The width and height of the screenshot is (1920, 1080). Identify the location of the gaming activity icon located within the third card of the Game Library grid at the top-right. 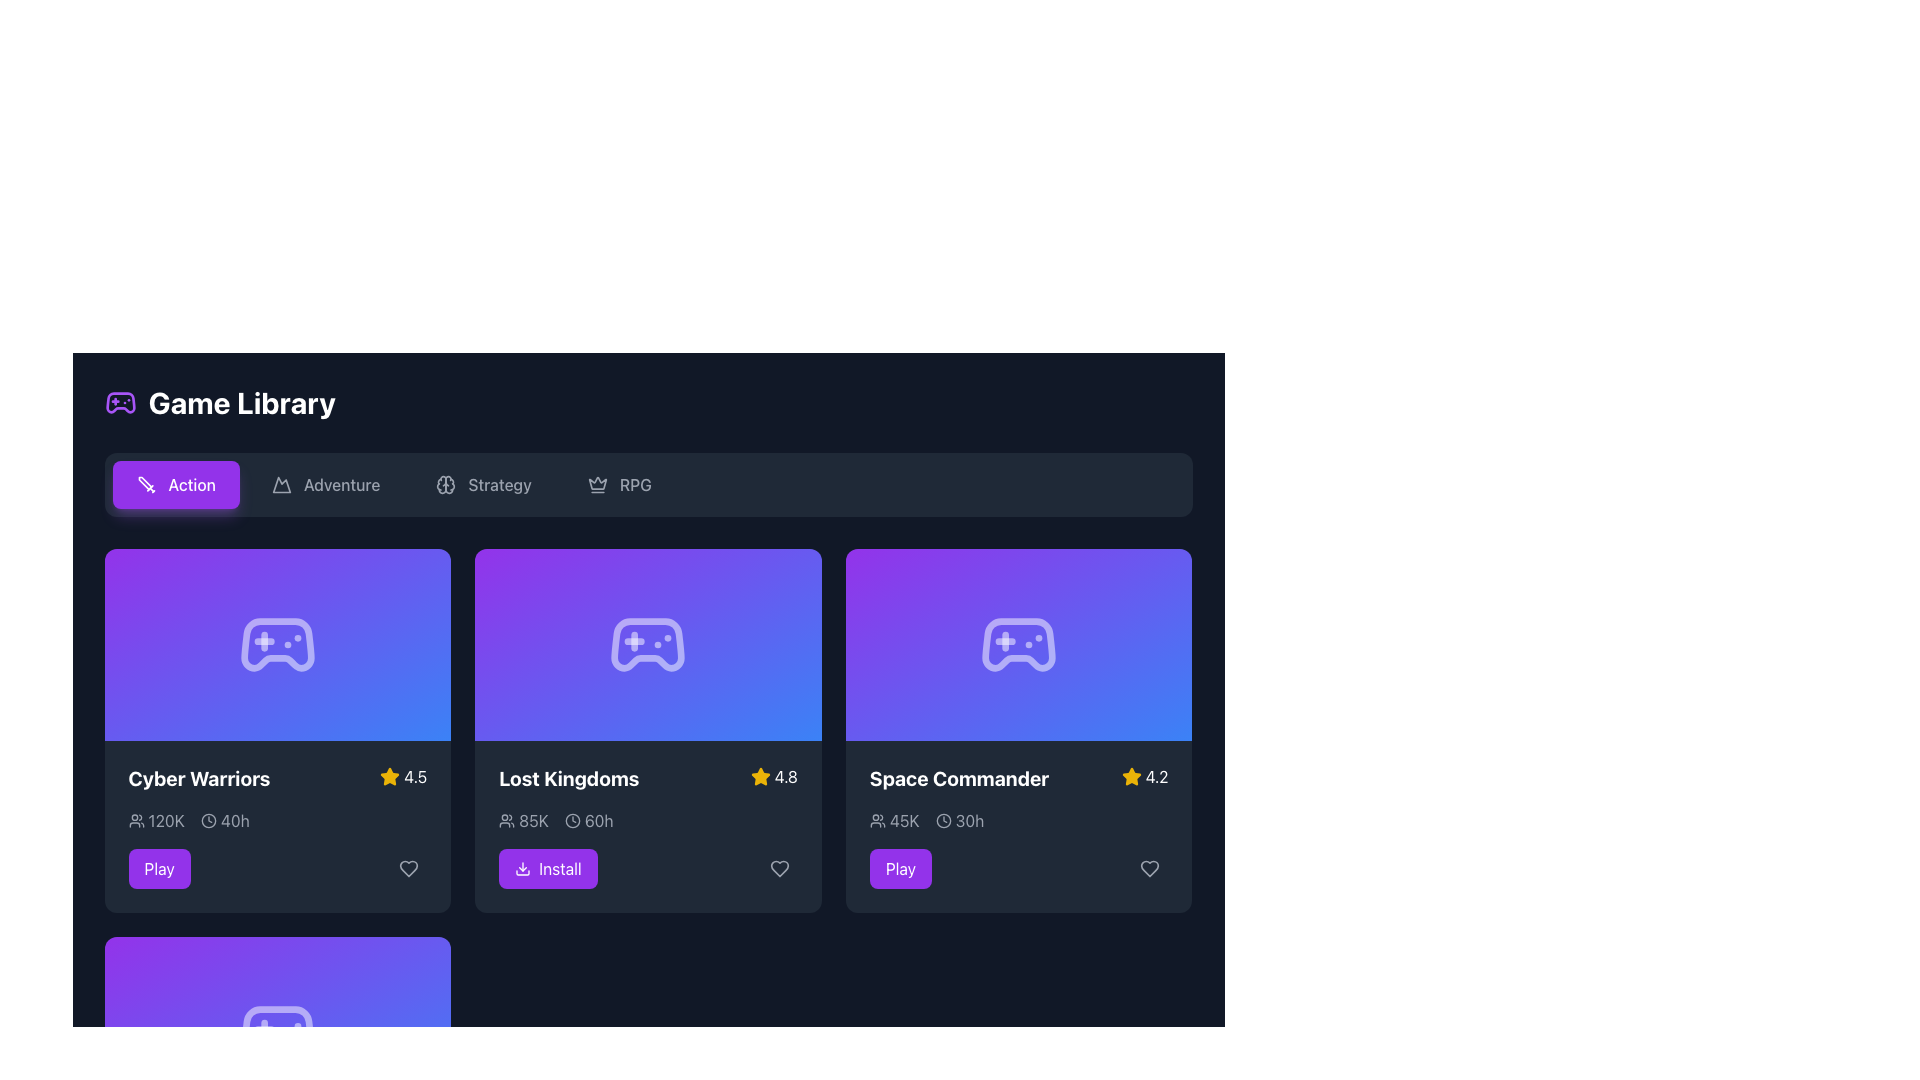
(1019, 644).